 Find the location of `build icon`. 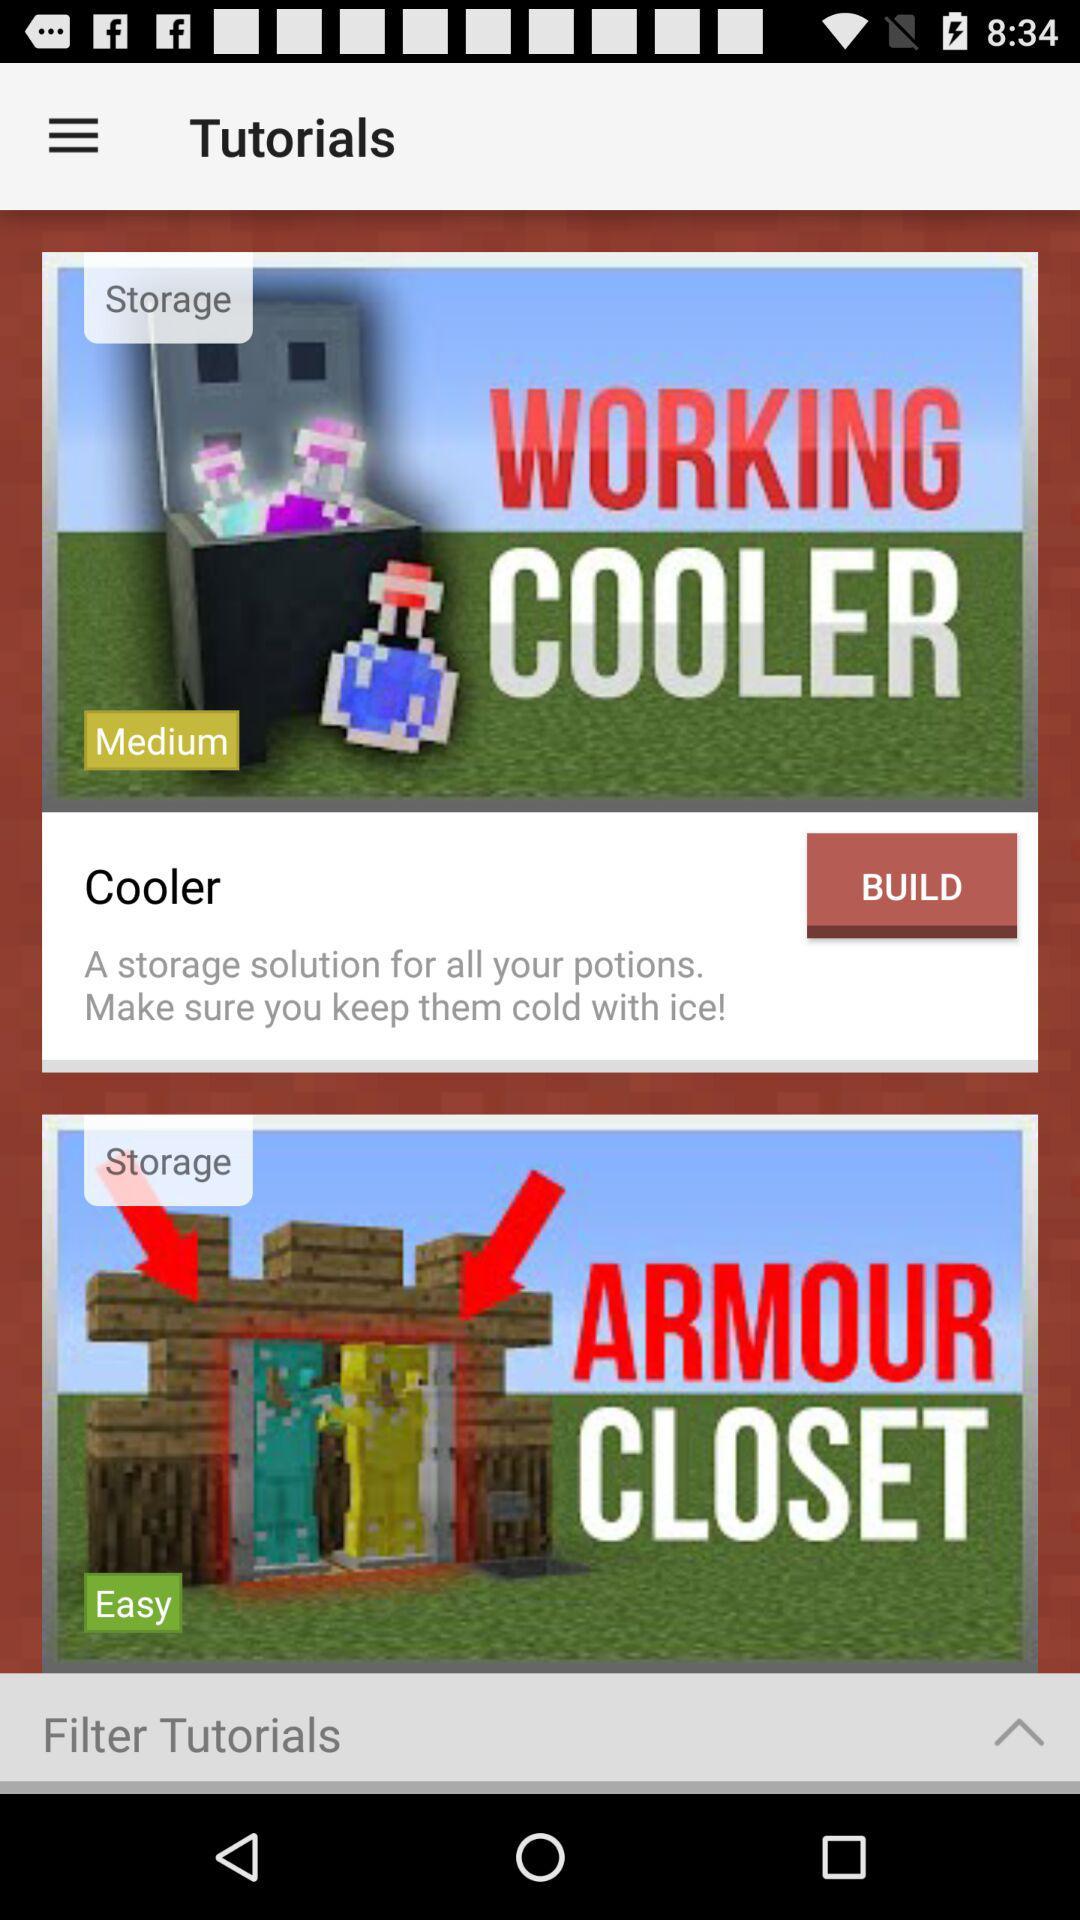

build icon is located at coordinates (911, 884).